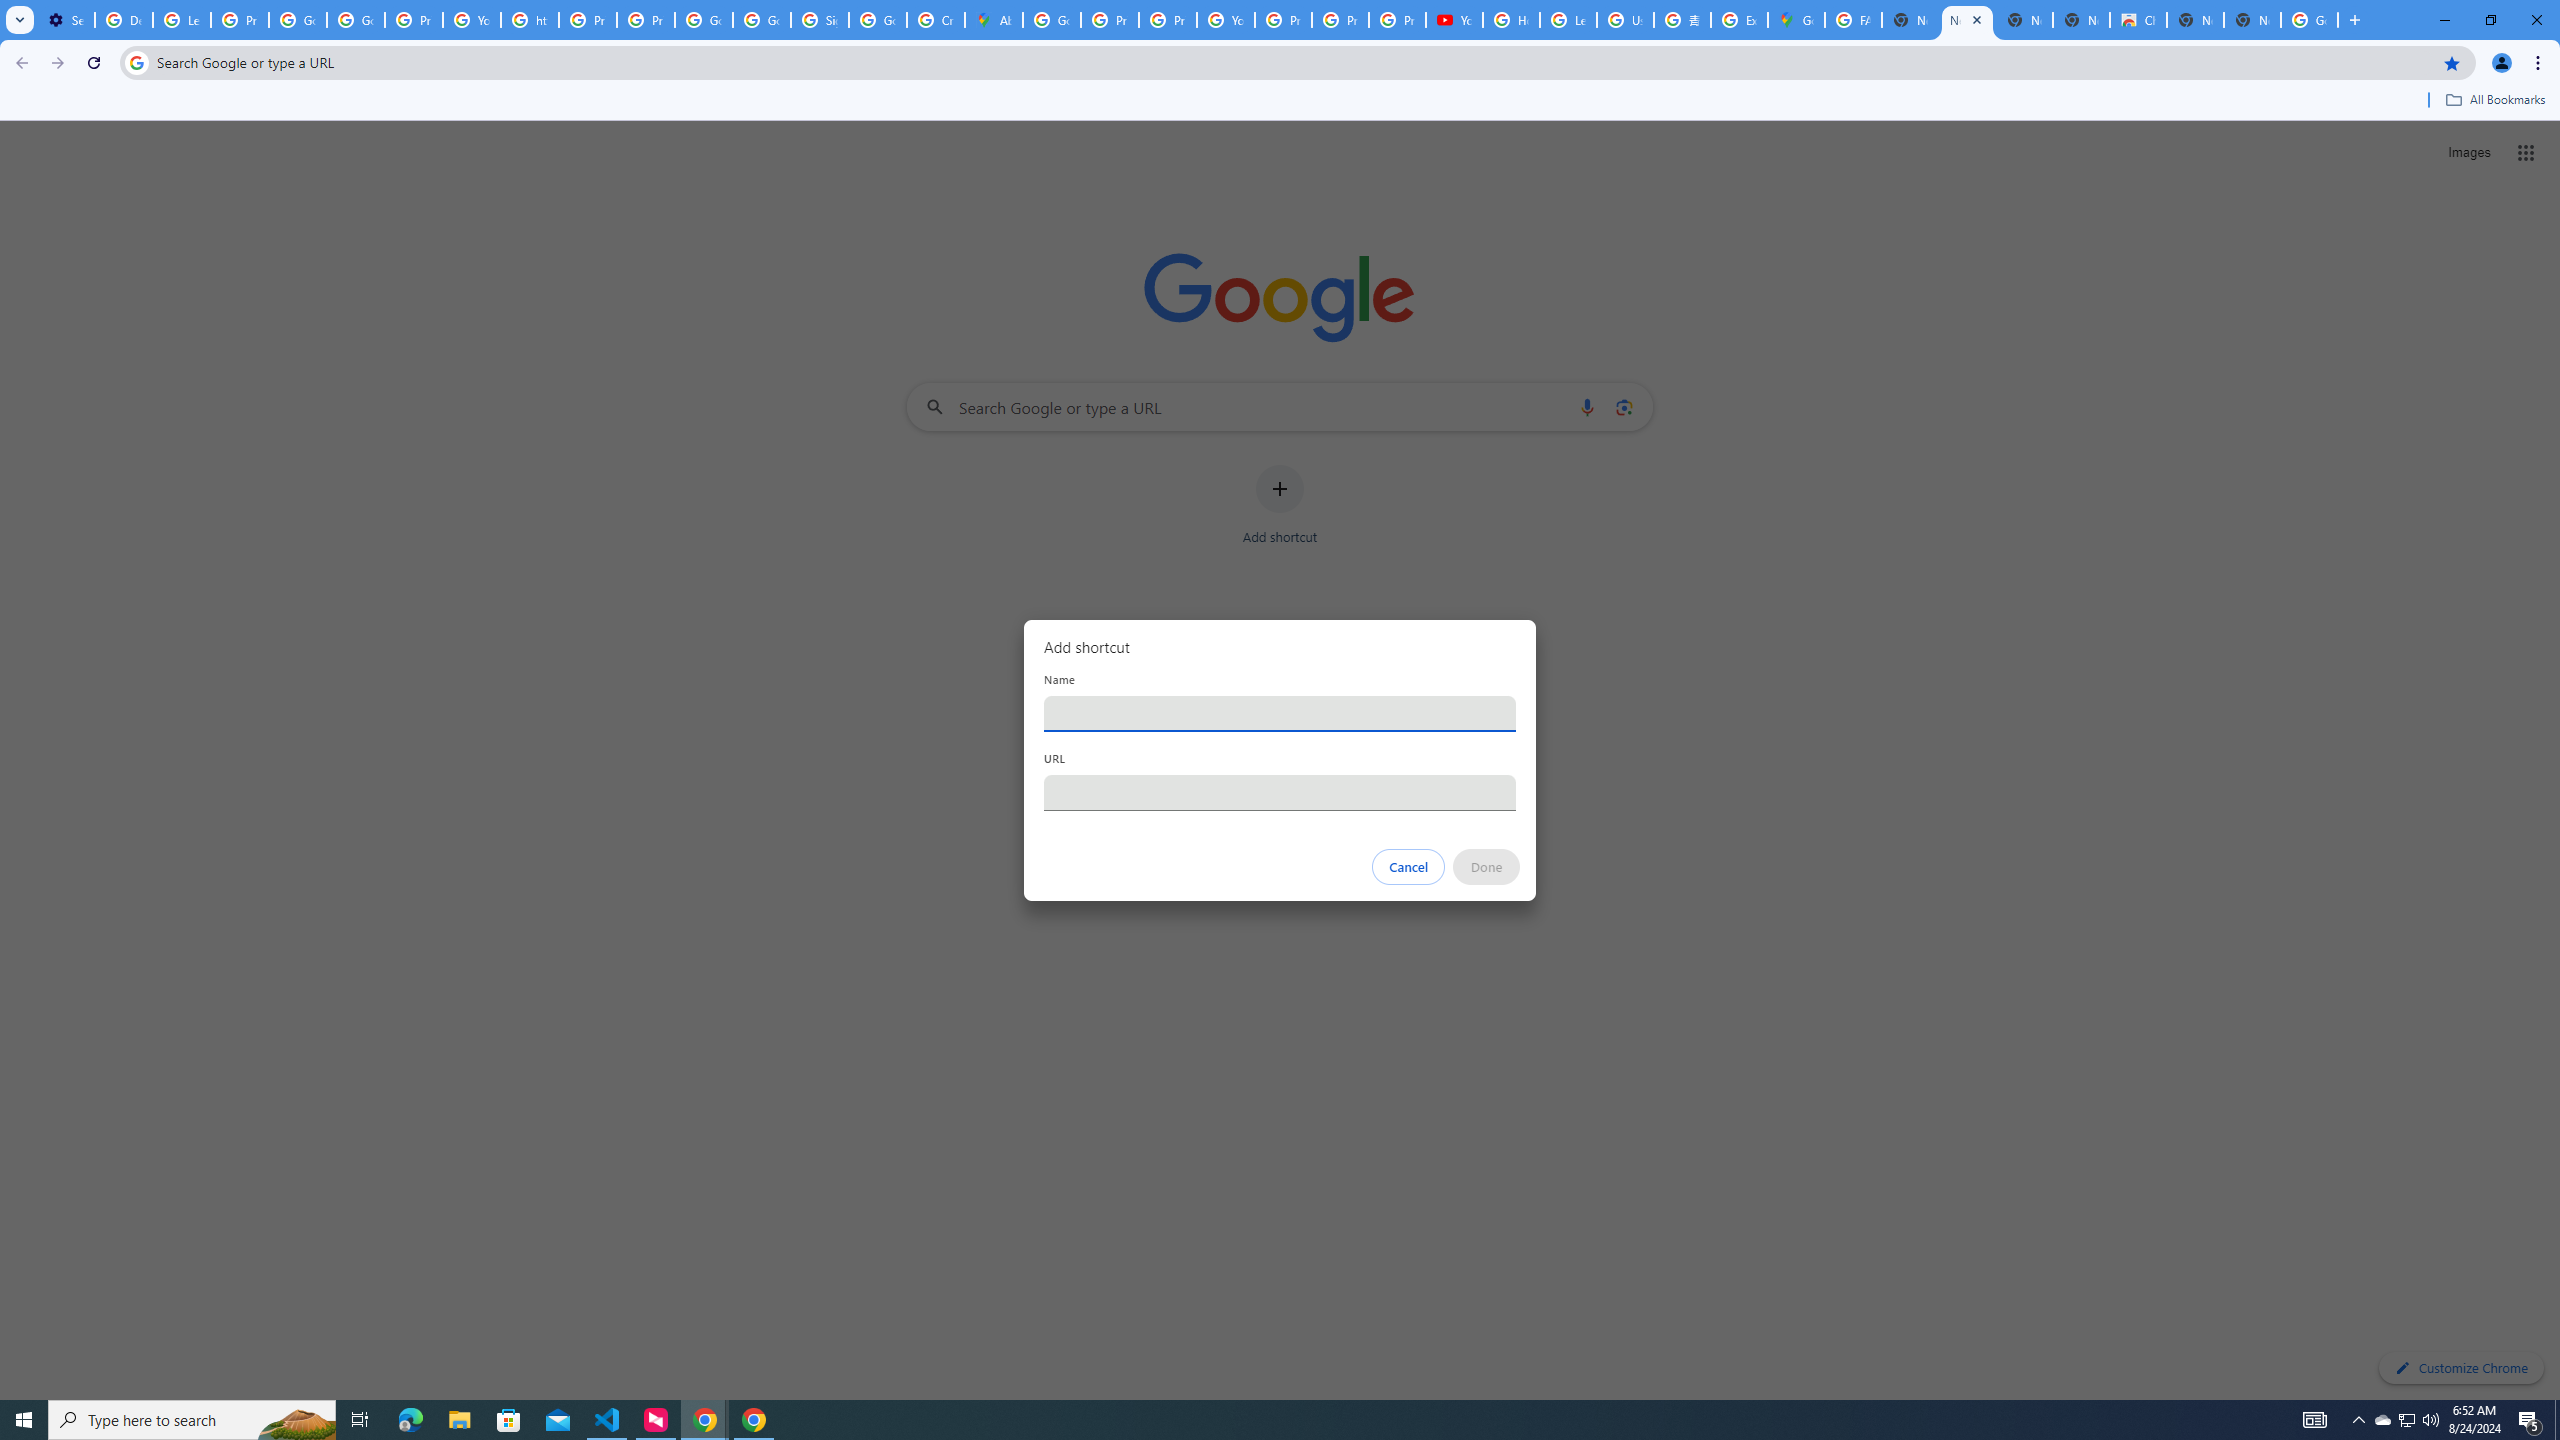 The width and height of the screenshot is (2560, 1440). I want to click on 'Google Maps', so click(1794, 19).